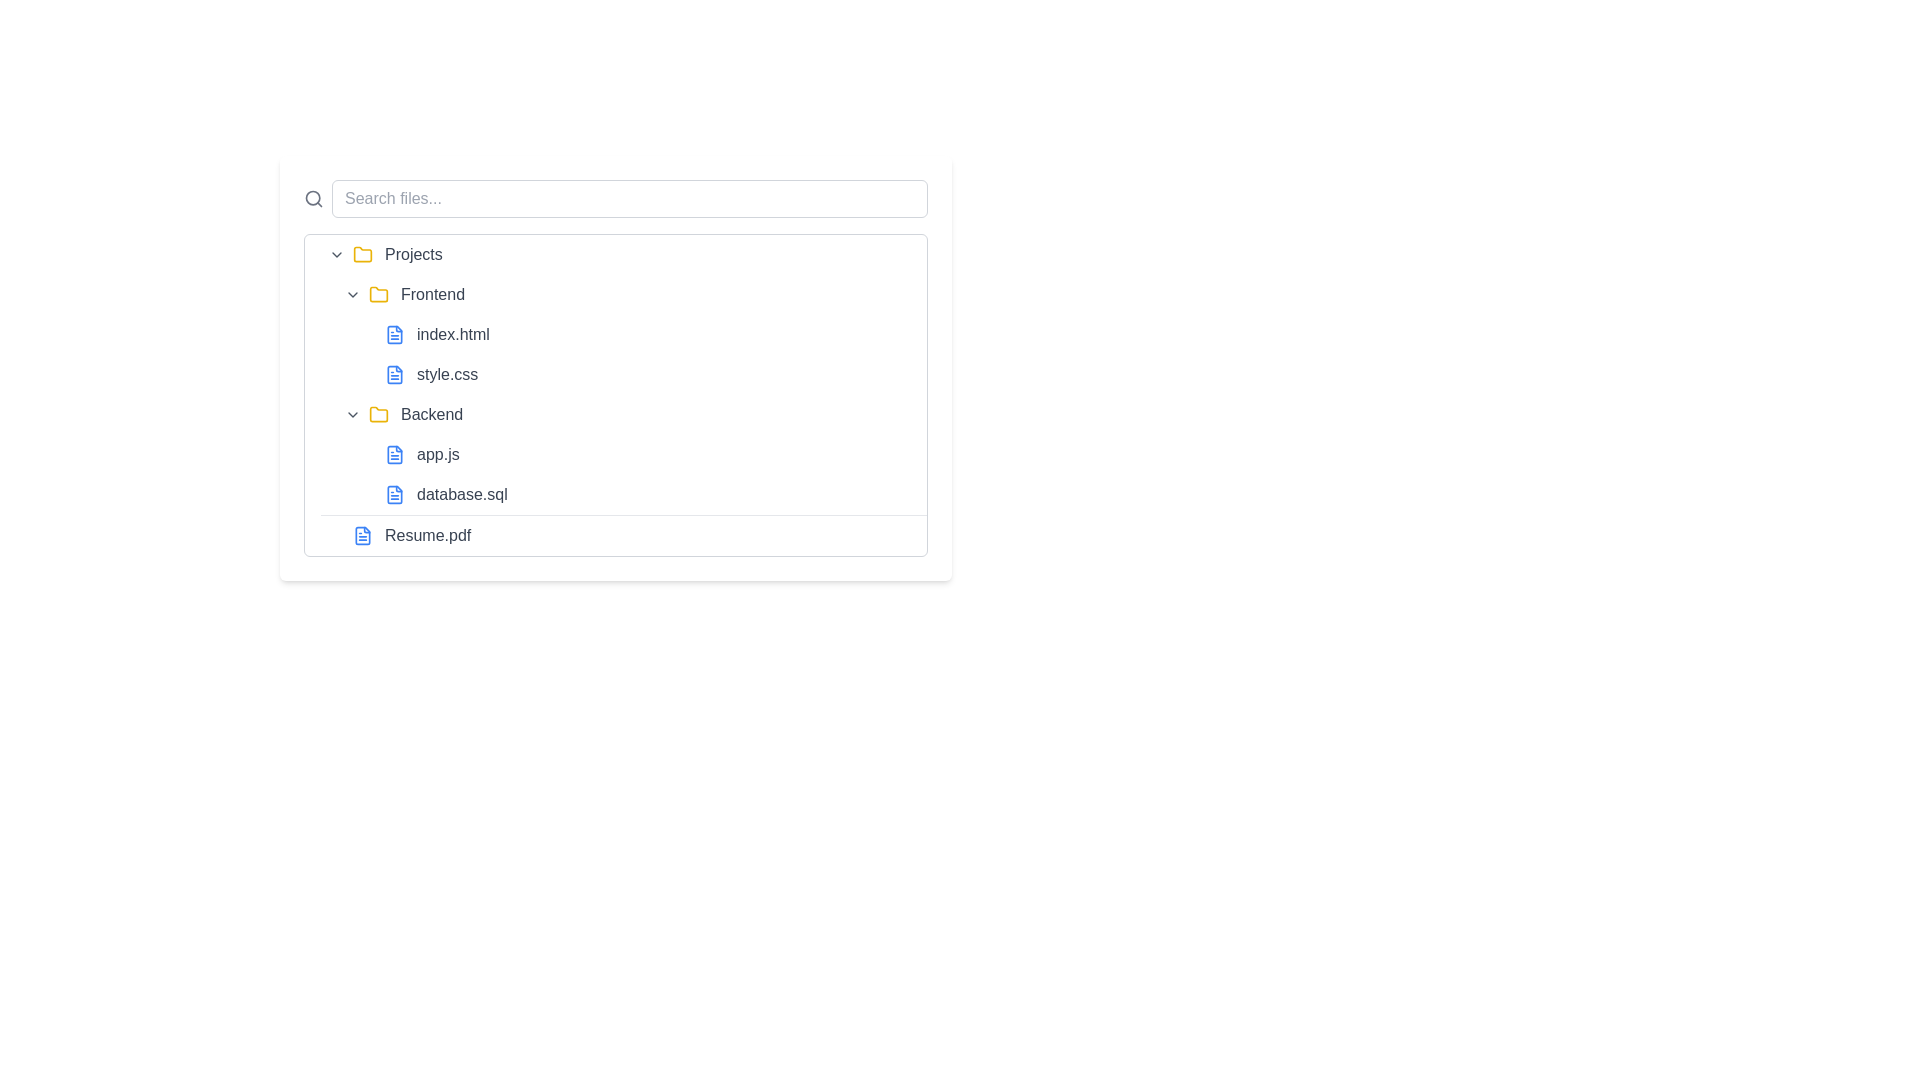 Image resolution: width=1920 pixels, height=1080 pixels. I want to click on the 'style.css' file icon located to the left of the text 'style.css' within the 'Frontend' folder section in the file browsing interface, so click(394, 374).